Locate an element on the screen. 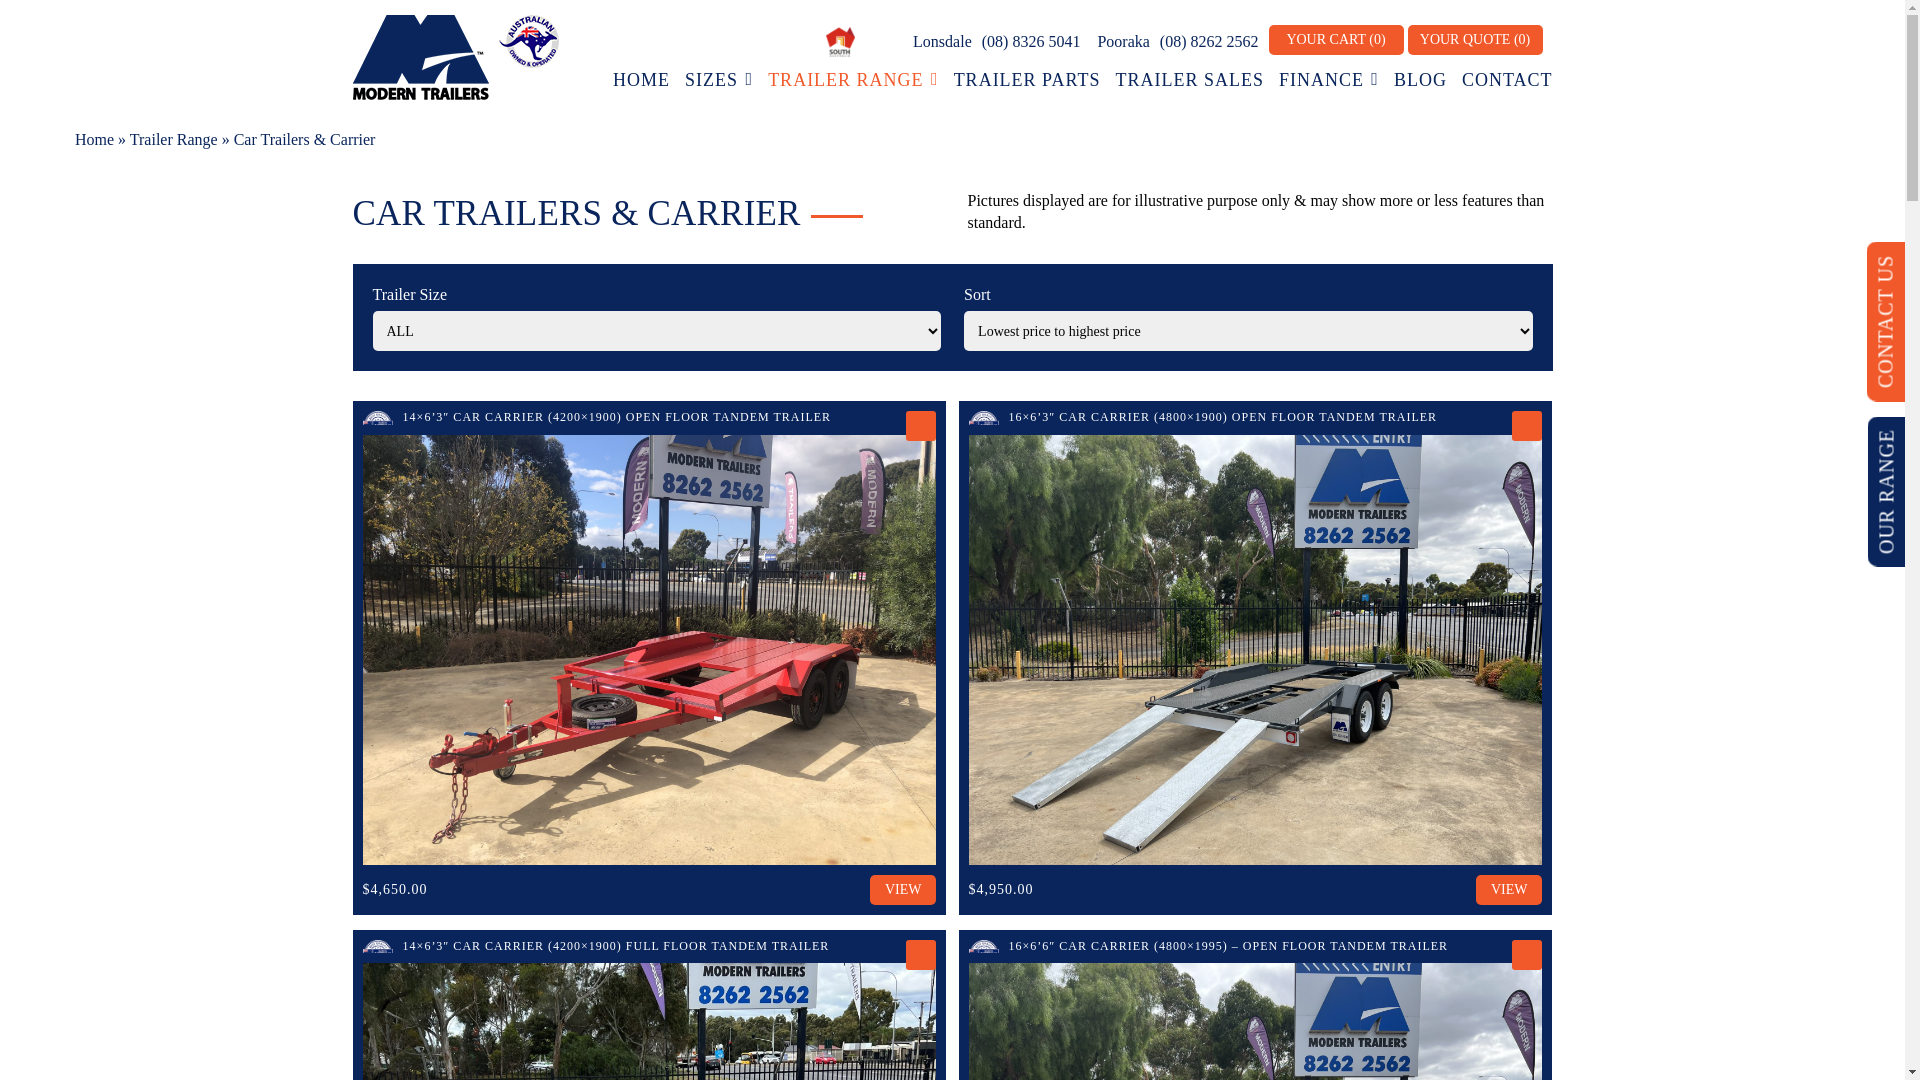 The width and height of the screenshot is (1920, 1080). 'Lonsdale' is located at coordinates (939, 41).